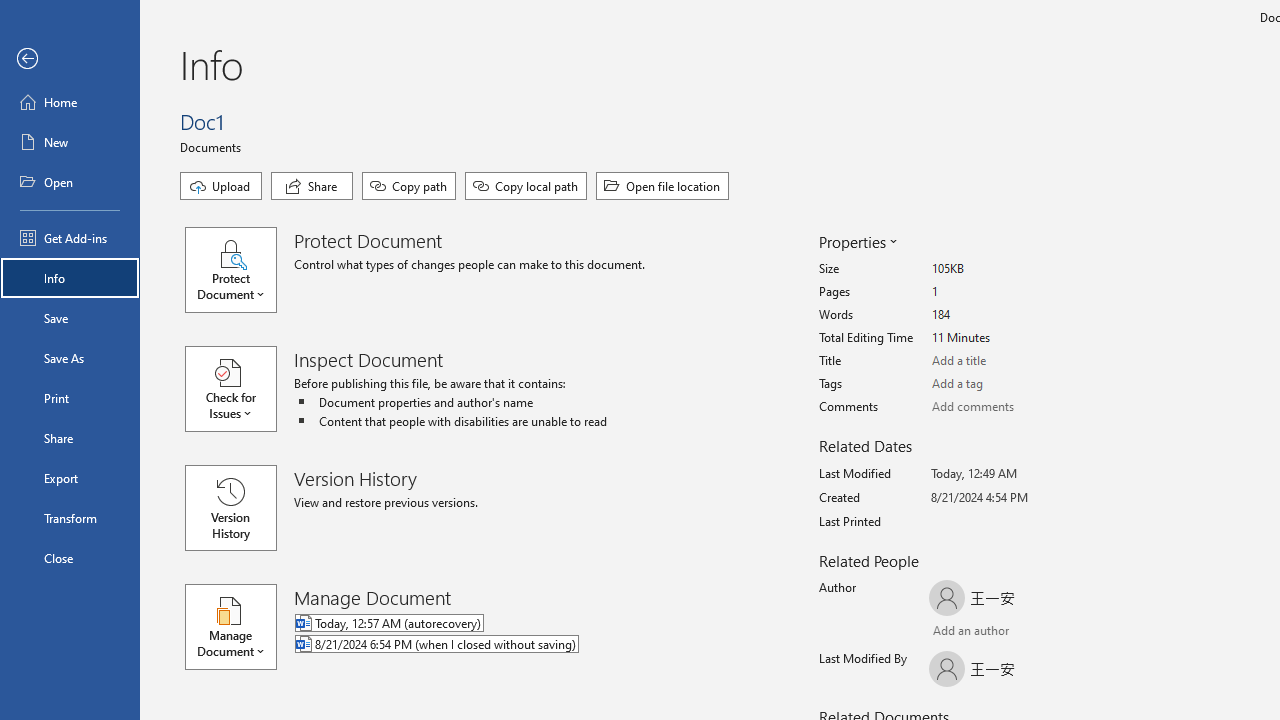 This screenshot has width=1280, height=720. What do you see at coordinates (69, 182) in the screenshot?
I see `'Open'` at bounding box center [69, 182].